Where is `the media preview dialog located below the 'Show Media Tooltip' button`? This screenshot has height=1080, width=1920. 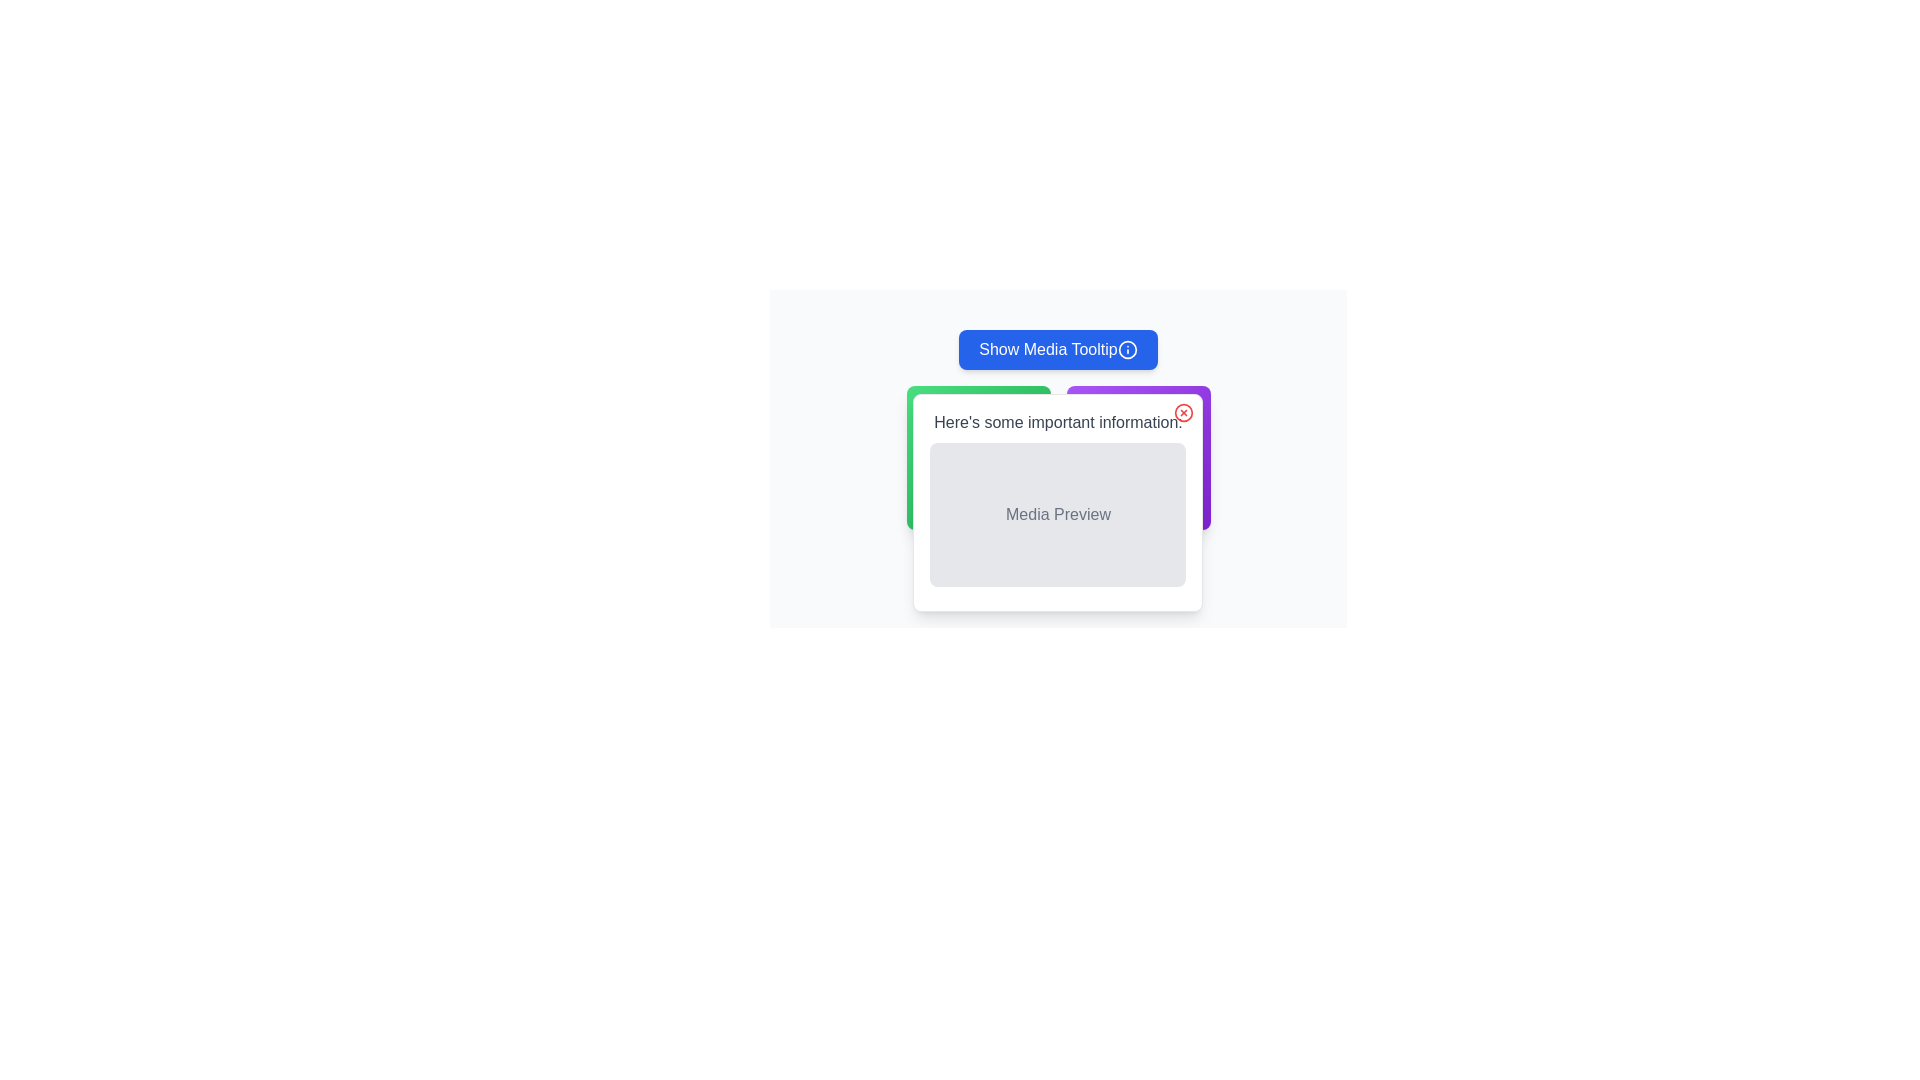 the media preview dialog located below the 'Show Media Tooltip' button is located at coordinates (1057, 501).